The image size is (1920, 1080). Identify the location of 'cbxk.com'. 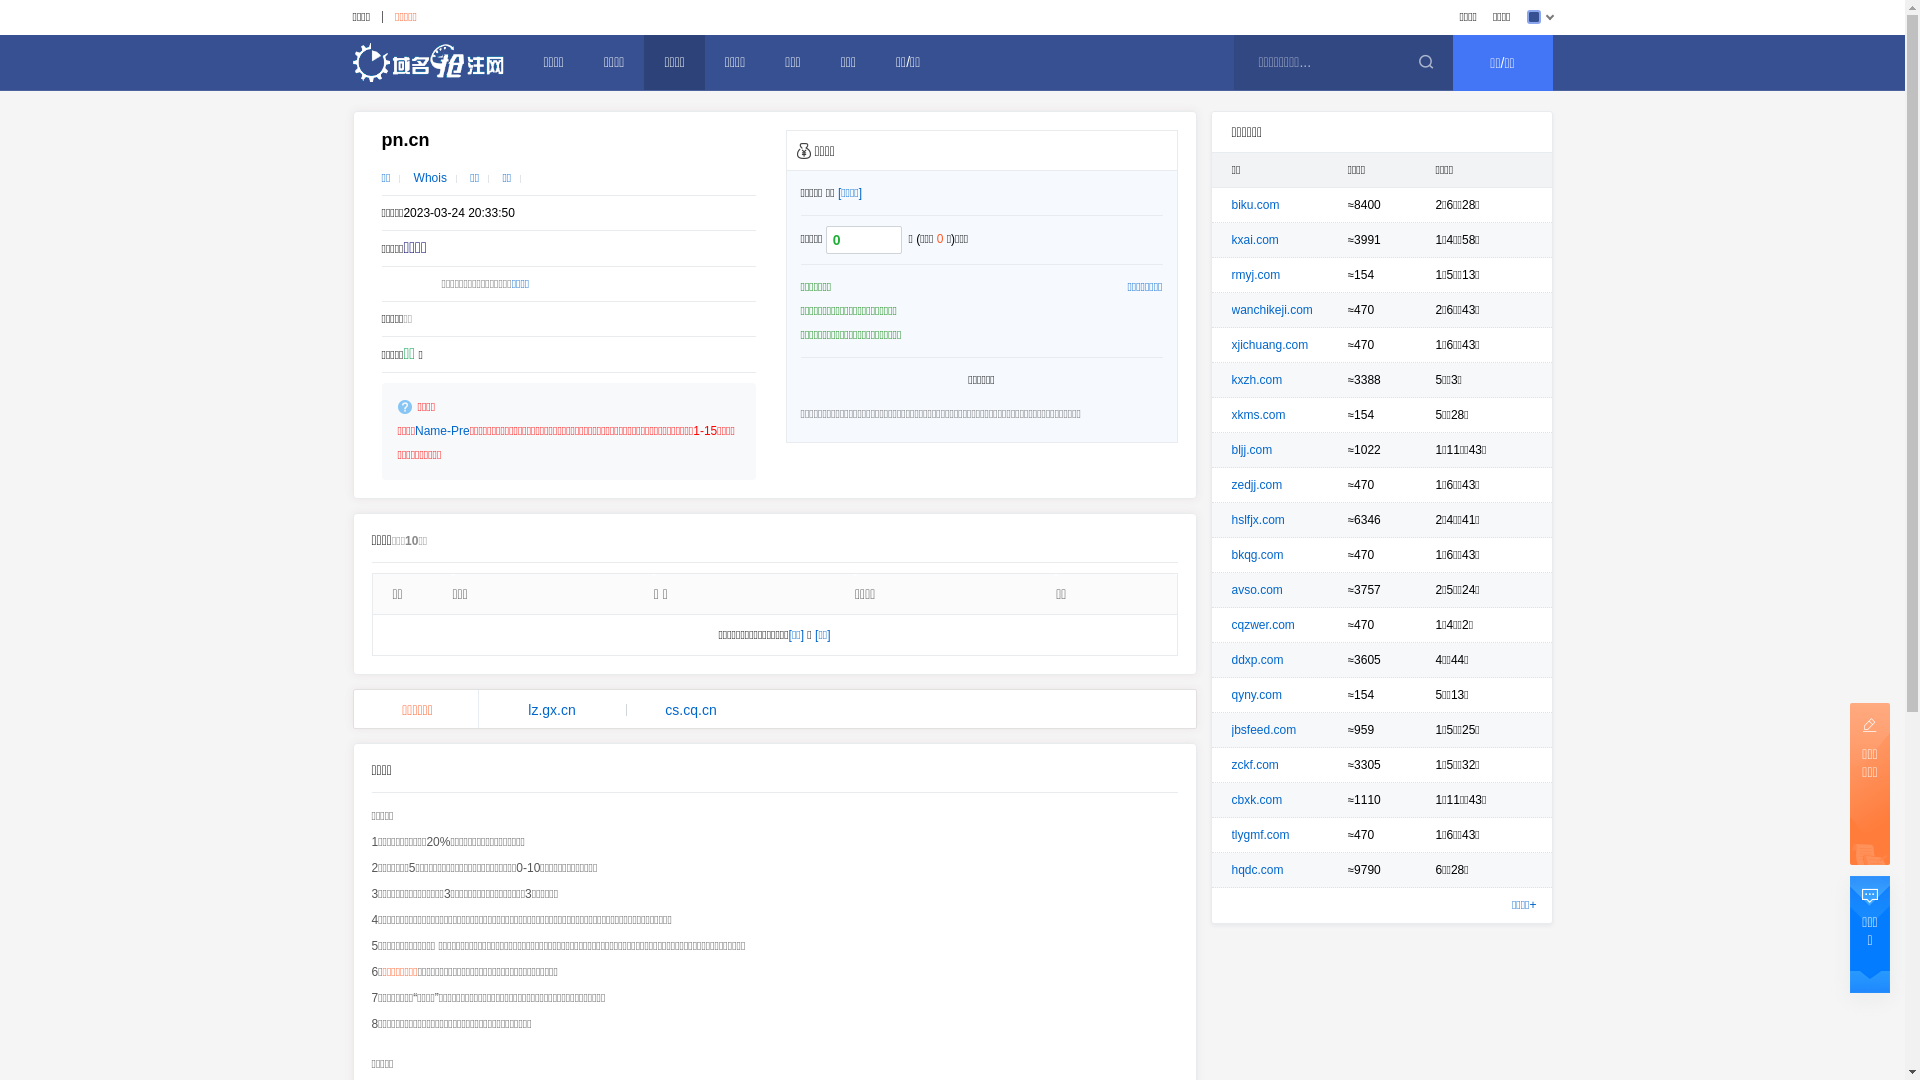
(1256, 798).